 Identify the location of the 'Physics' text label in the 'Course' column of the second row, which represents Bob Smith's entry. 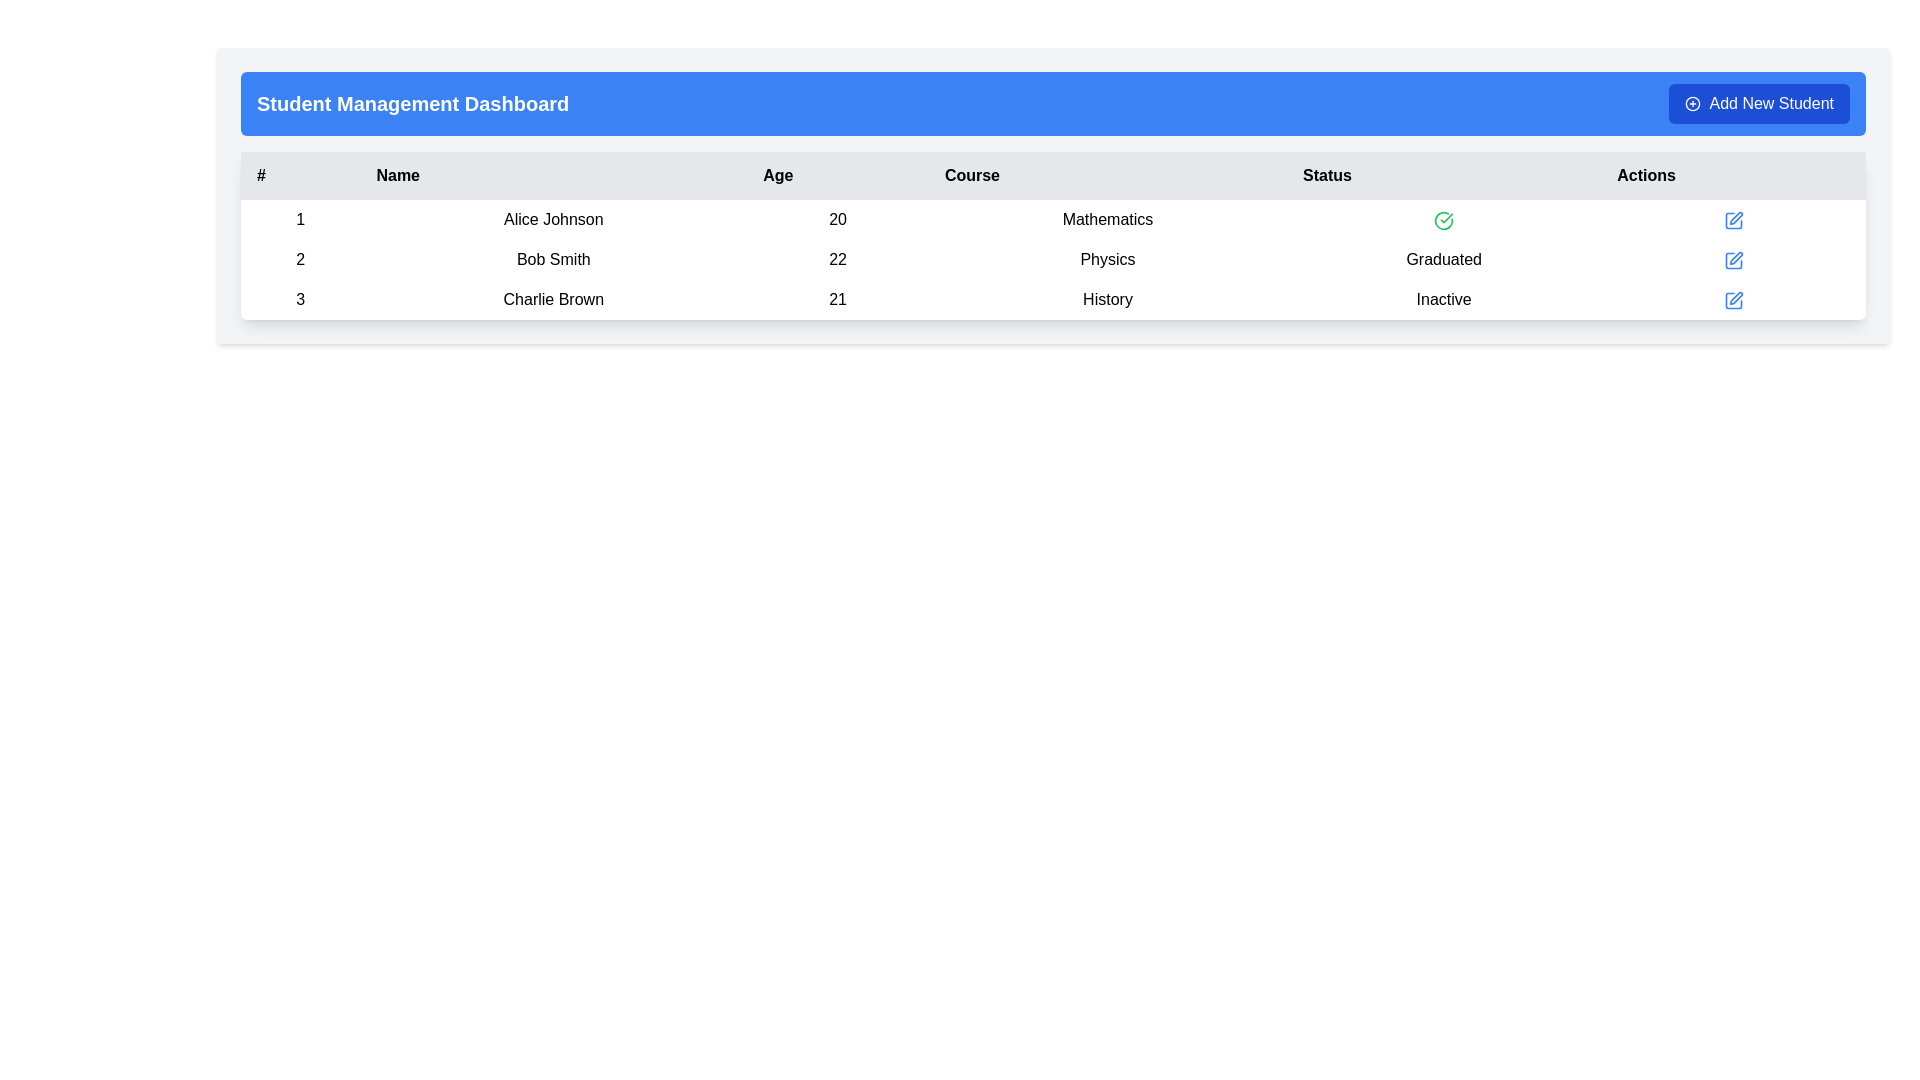
(1107, 258).